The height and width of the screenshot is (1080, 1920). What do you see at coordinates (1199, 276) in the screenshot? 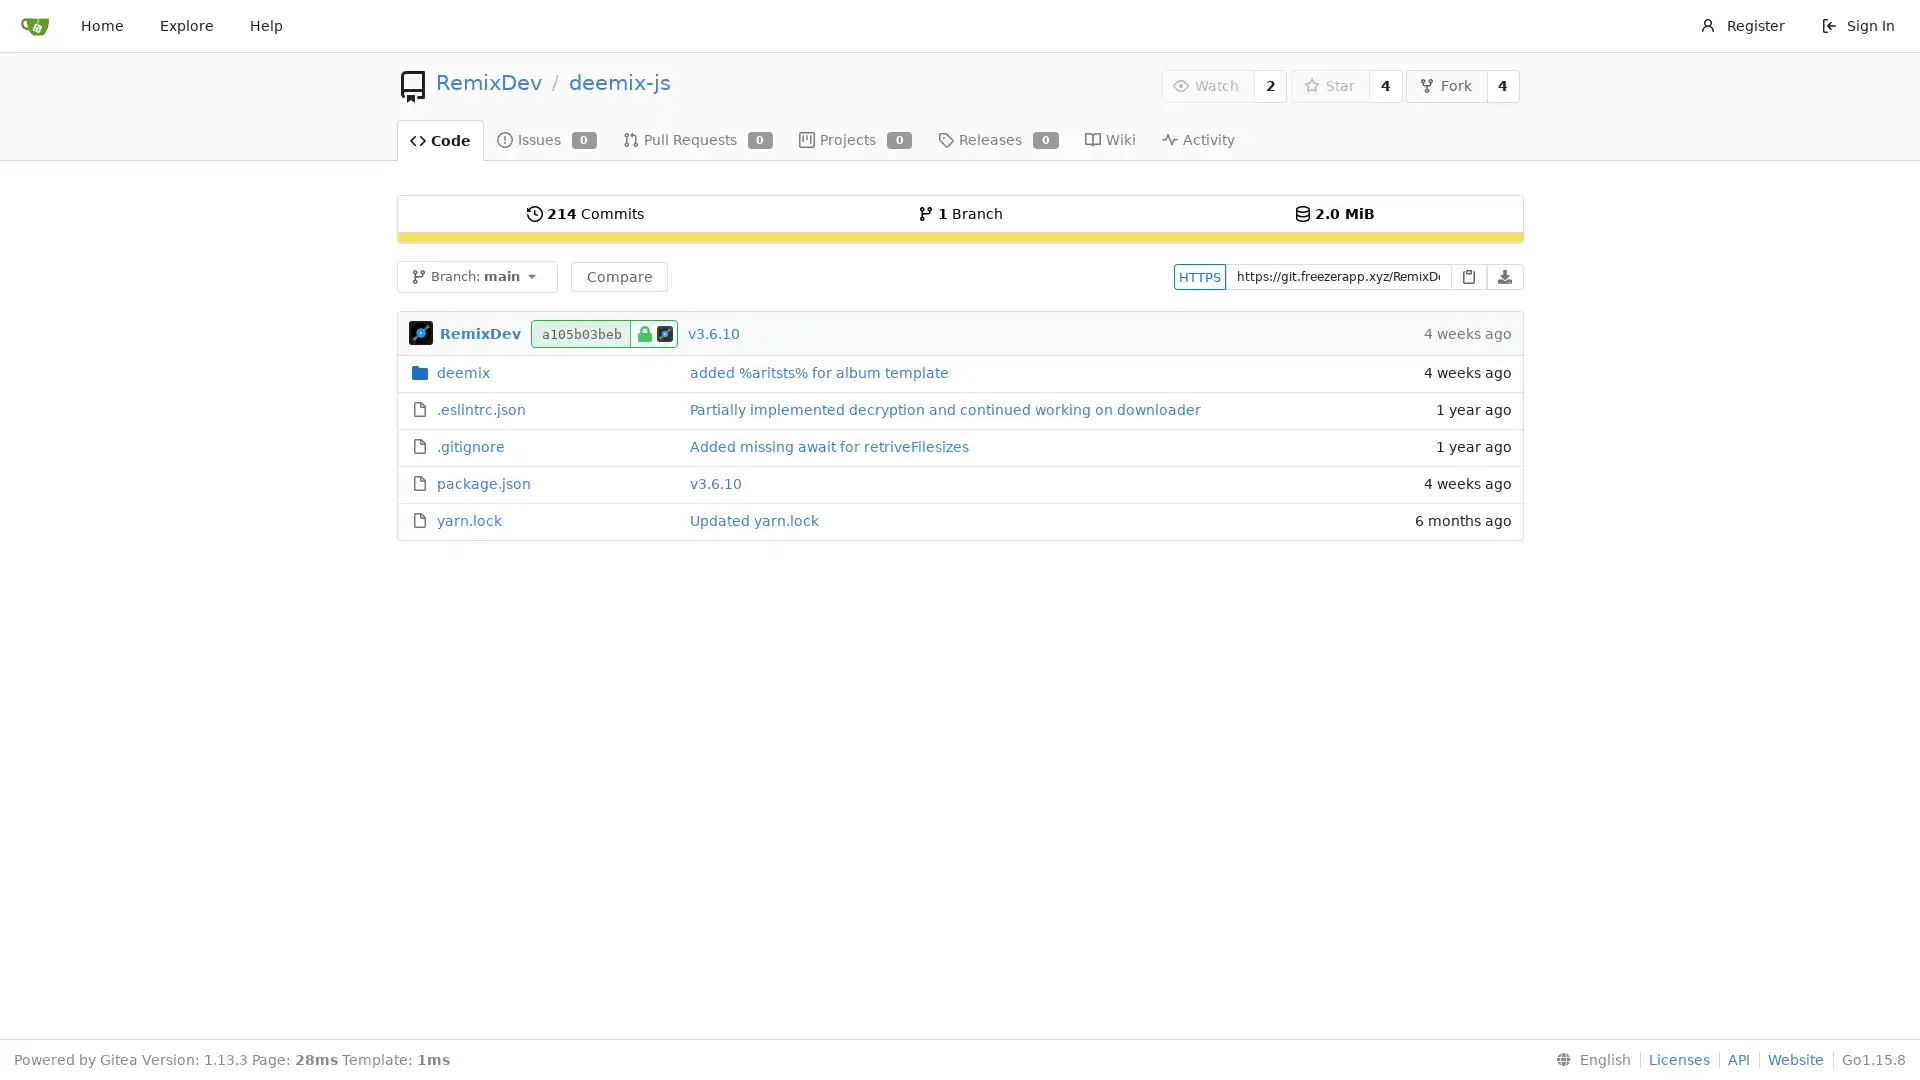
I see `HTTPS` at bounding box center [1199, 276].